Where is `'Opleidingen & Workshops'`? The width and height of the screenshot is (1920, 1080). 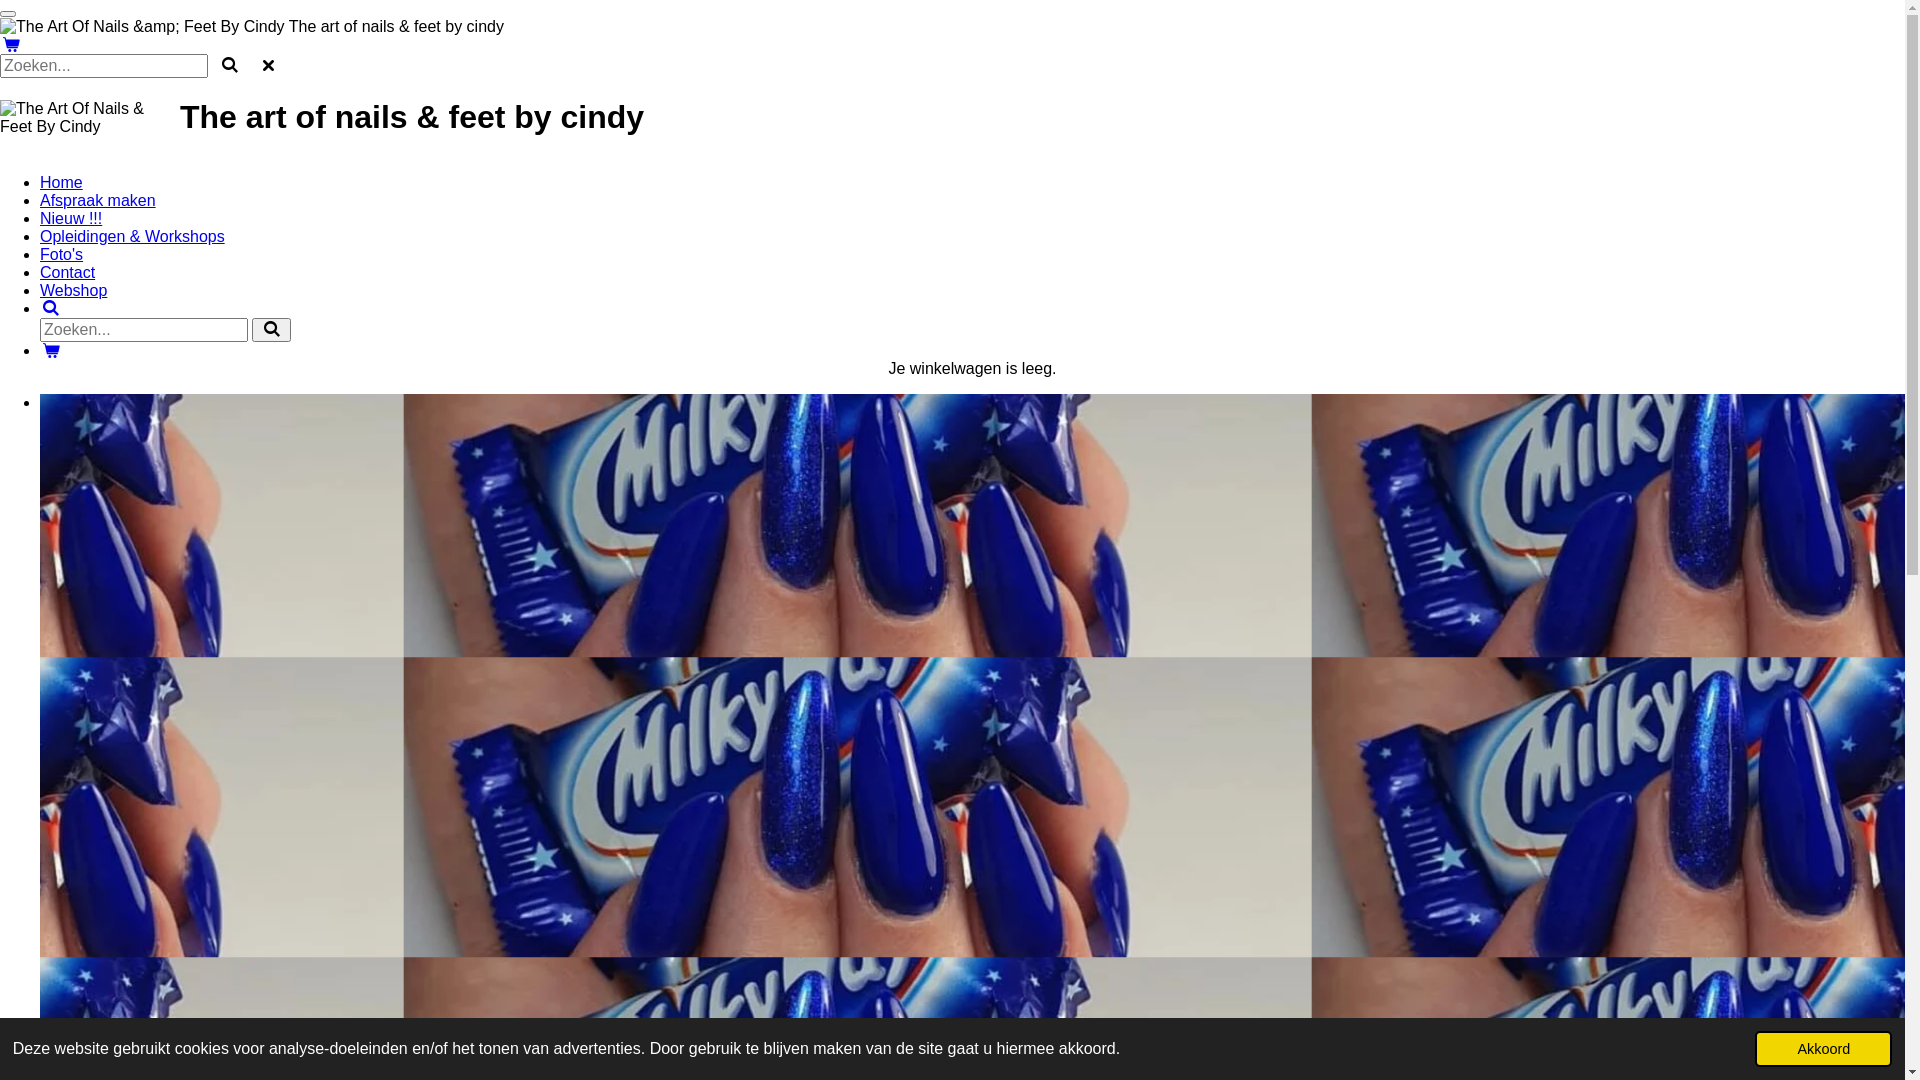 'Opleidingen & Workshops' is located at coordinates (131, 235).